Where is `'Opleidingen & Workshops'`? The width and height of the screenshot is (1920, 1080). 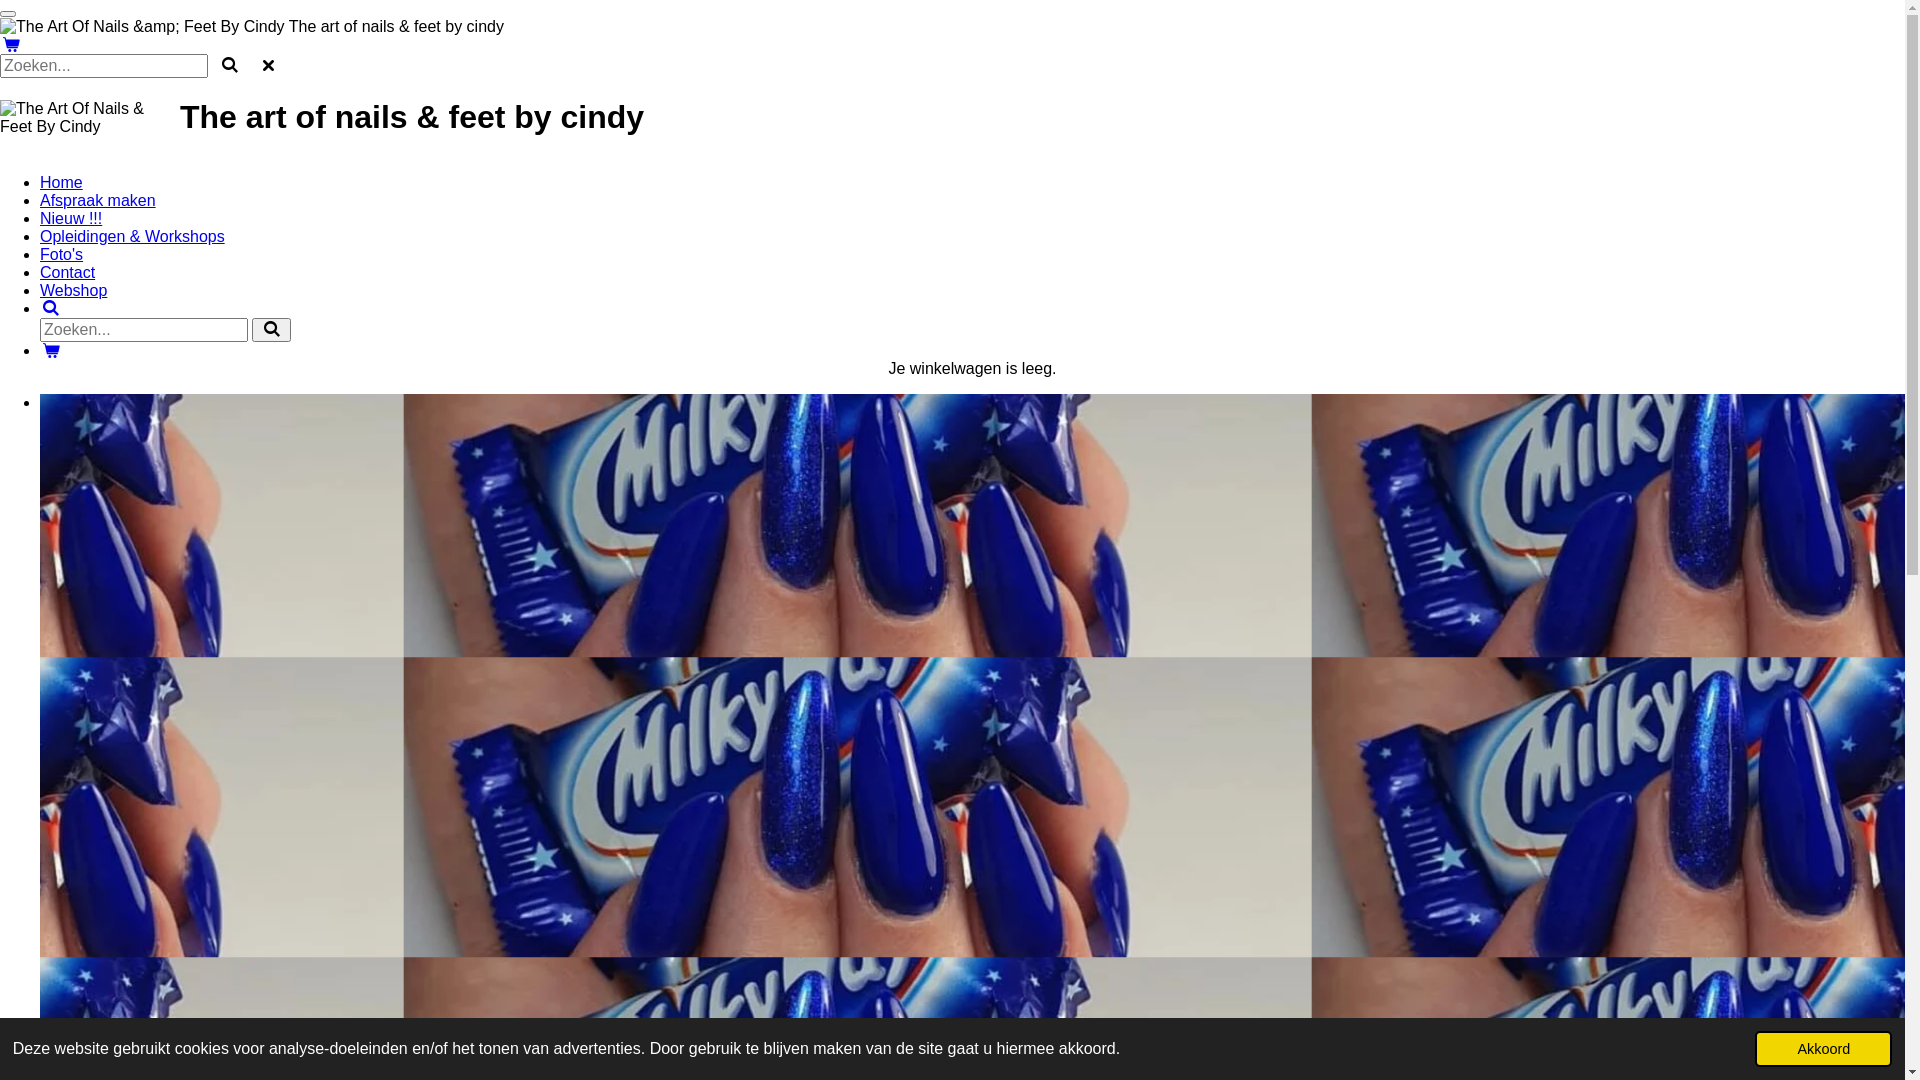 'Opleidingen & Workshops' is located at coordinates (131, 235).